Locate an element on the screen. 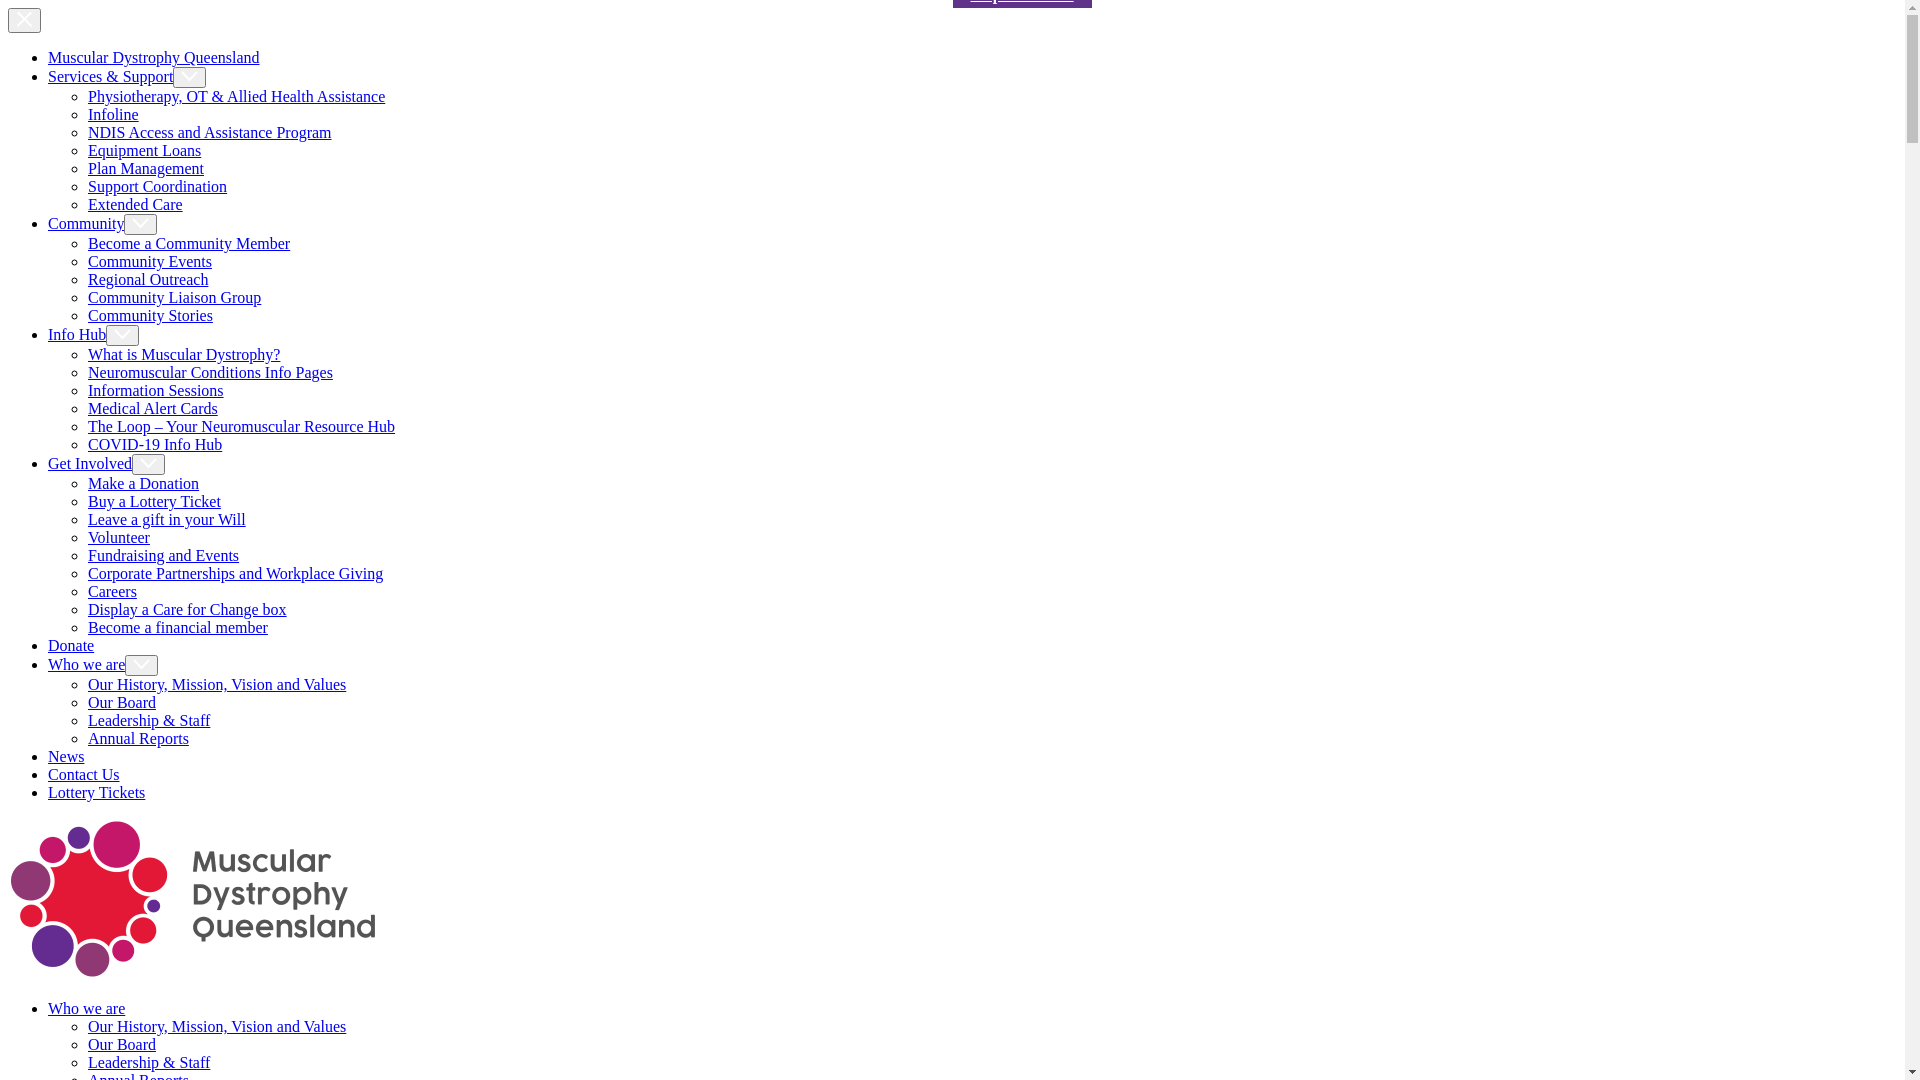  'Community Liaison Group' is located at coordinates (174, 297).